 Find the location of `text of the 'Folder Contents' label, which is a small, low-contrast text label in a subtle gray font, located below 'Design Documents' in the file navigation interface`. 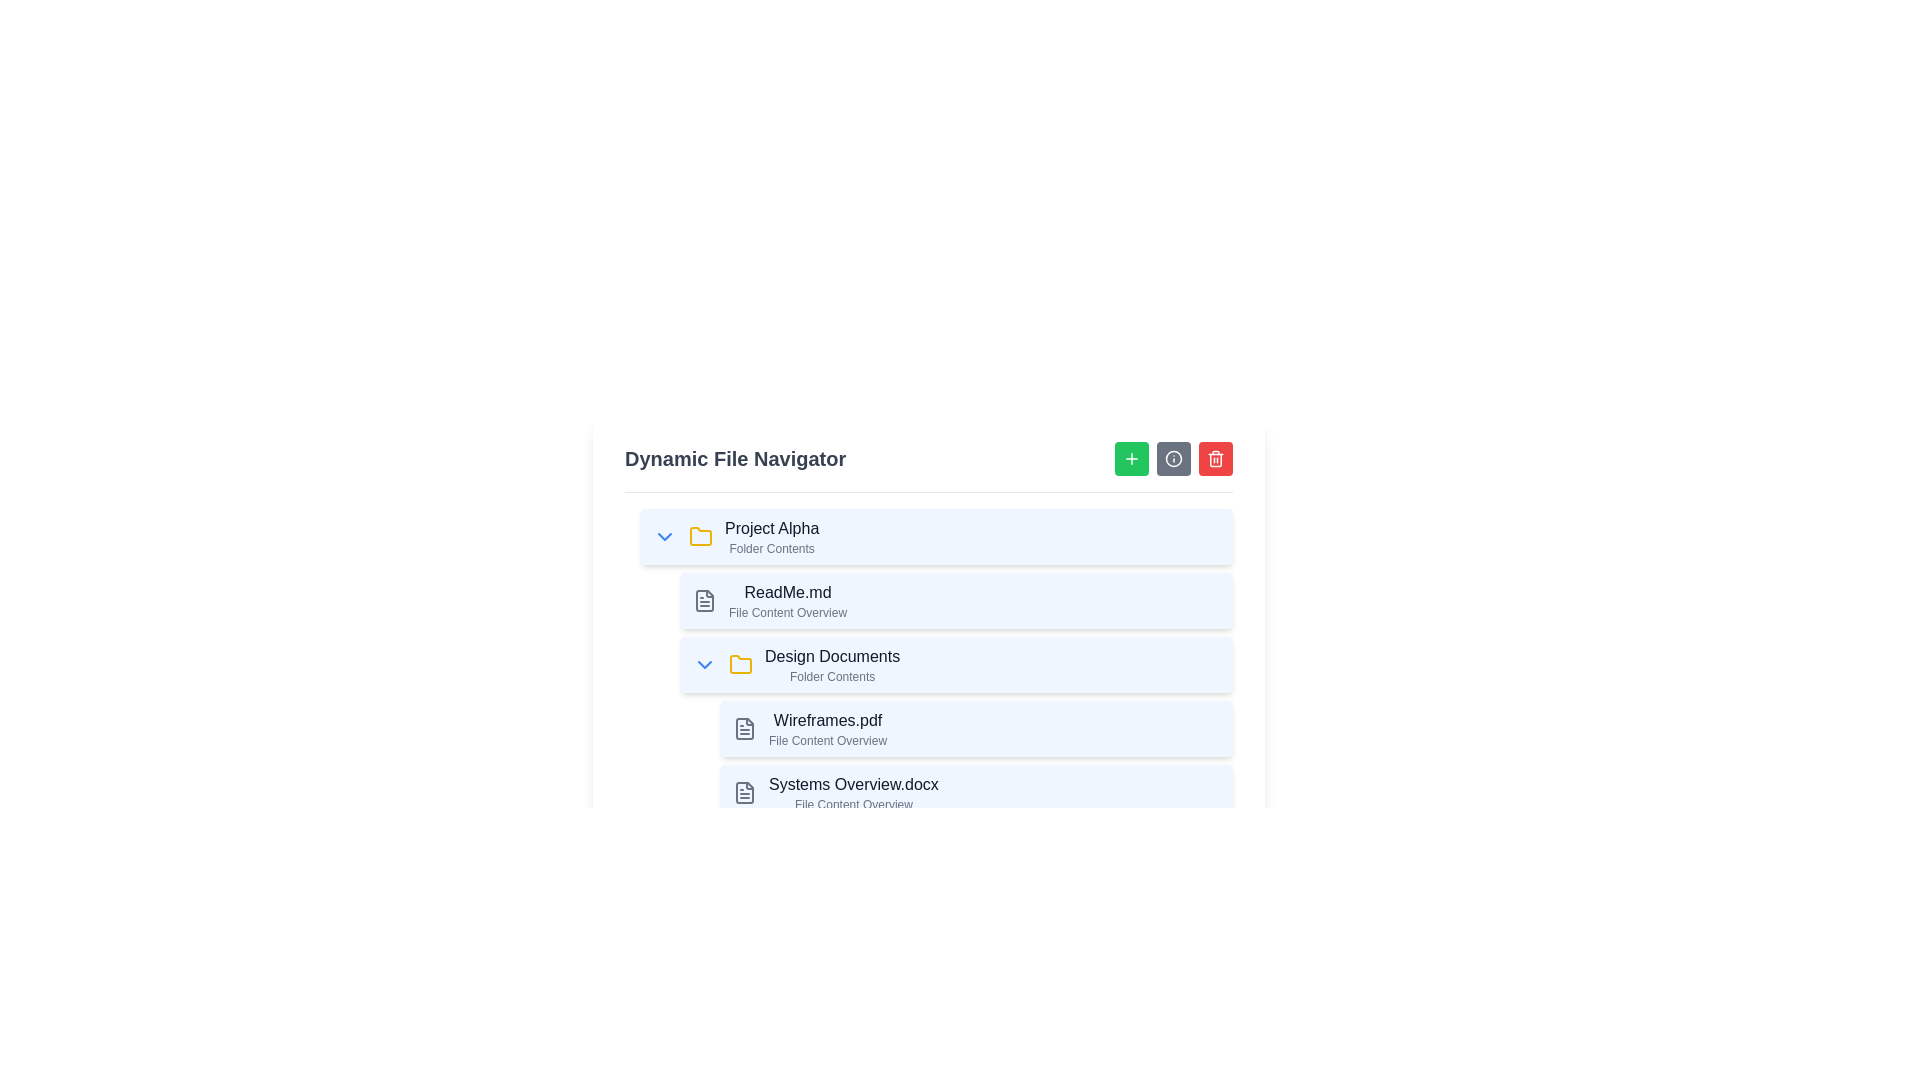

text of the 'Folder Contents' label, which is a small, low-contrast text label in a subtle gray font, located below 'Design Documents' in the file navigation interface is located at coordinates (832, 676).